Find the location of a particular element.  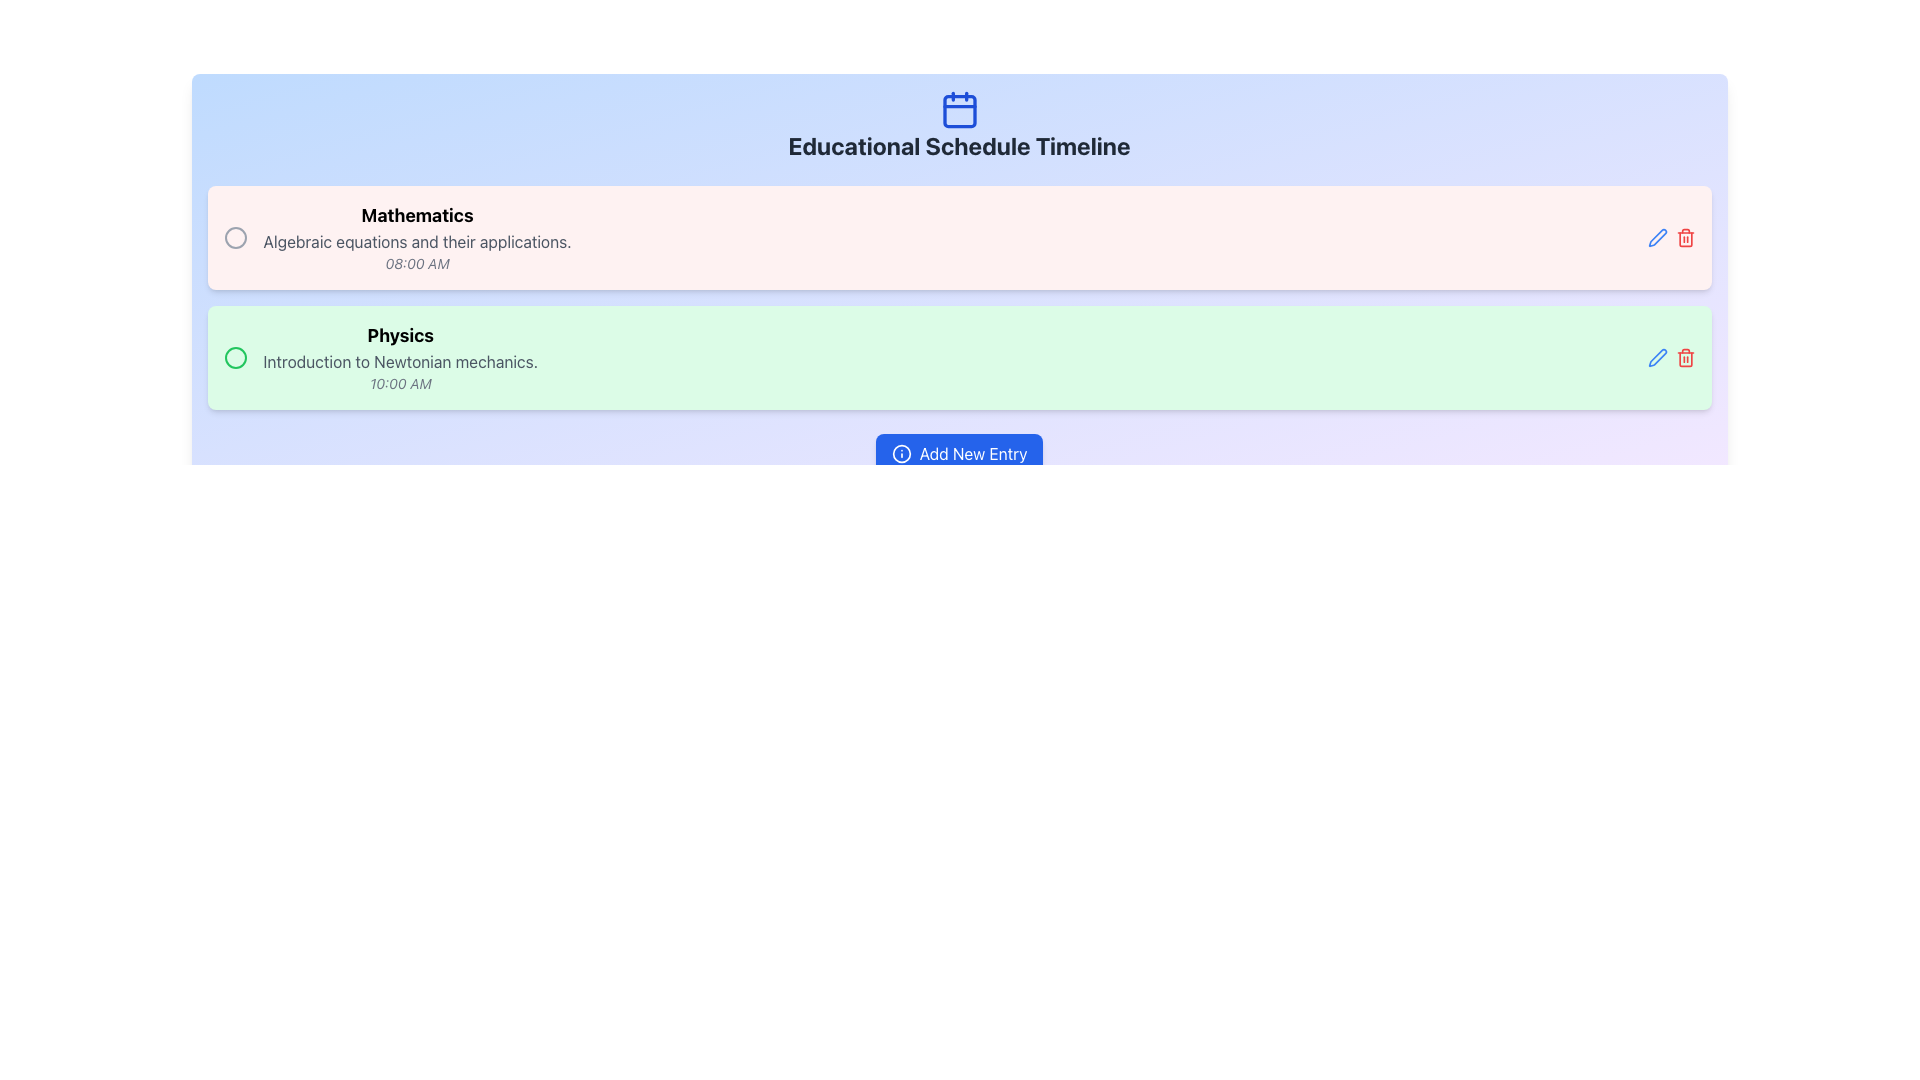

the text display element that shows 'Algebraic equations and their applications.' located below the 'Mathematics' header and above the timestamp '08:00 AM.' is located at coordinates (416, 241).